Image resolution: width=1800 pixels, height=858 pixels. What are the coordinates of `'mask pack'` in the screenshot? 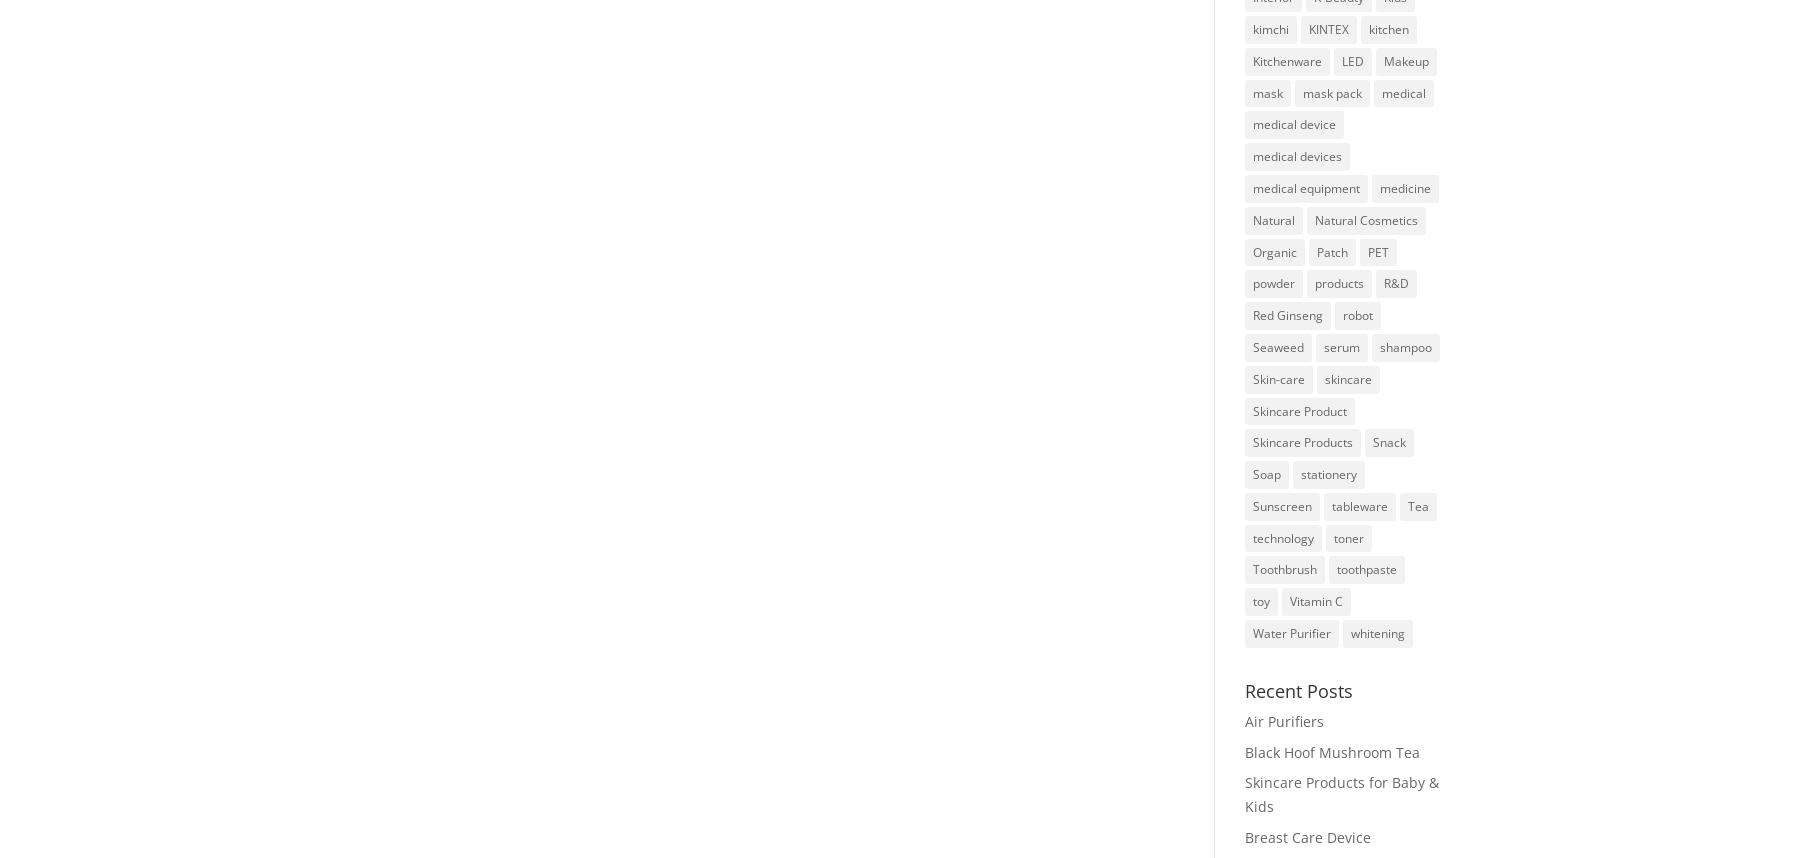 It's located at (1301, 92).